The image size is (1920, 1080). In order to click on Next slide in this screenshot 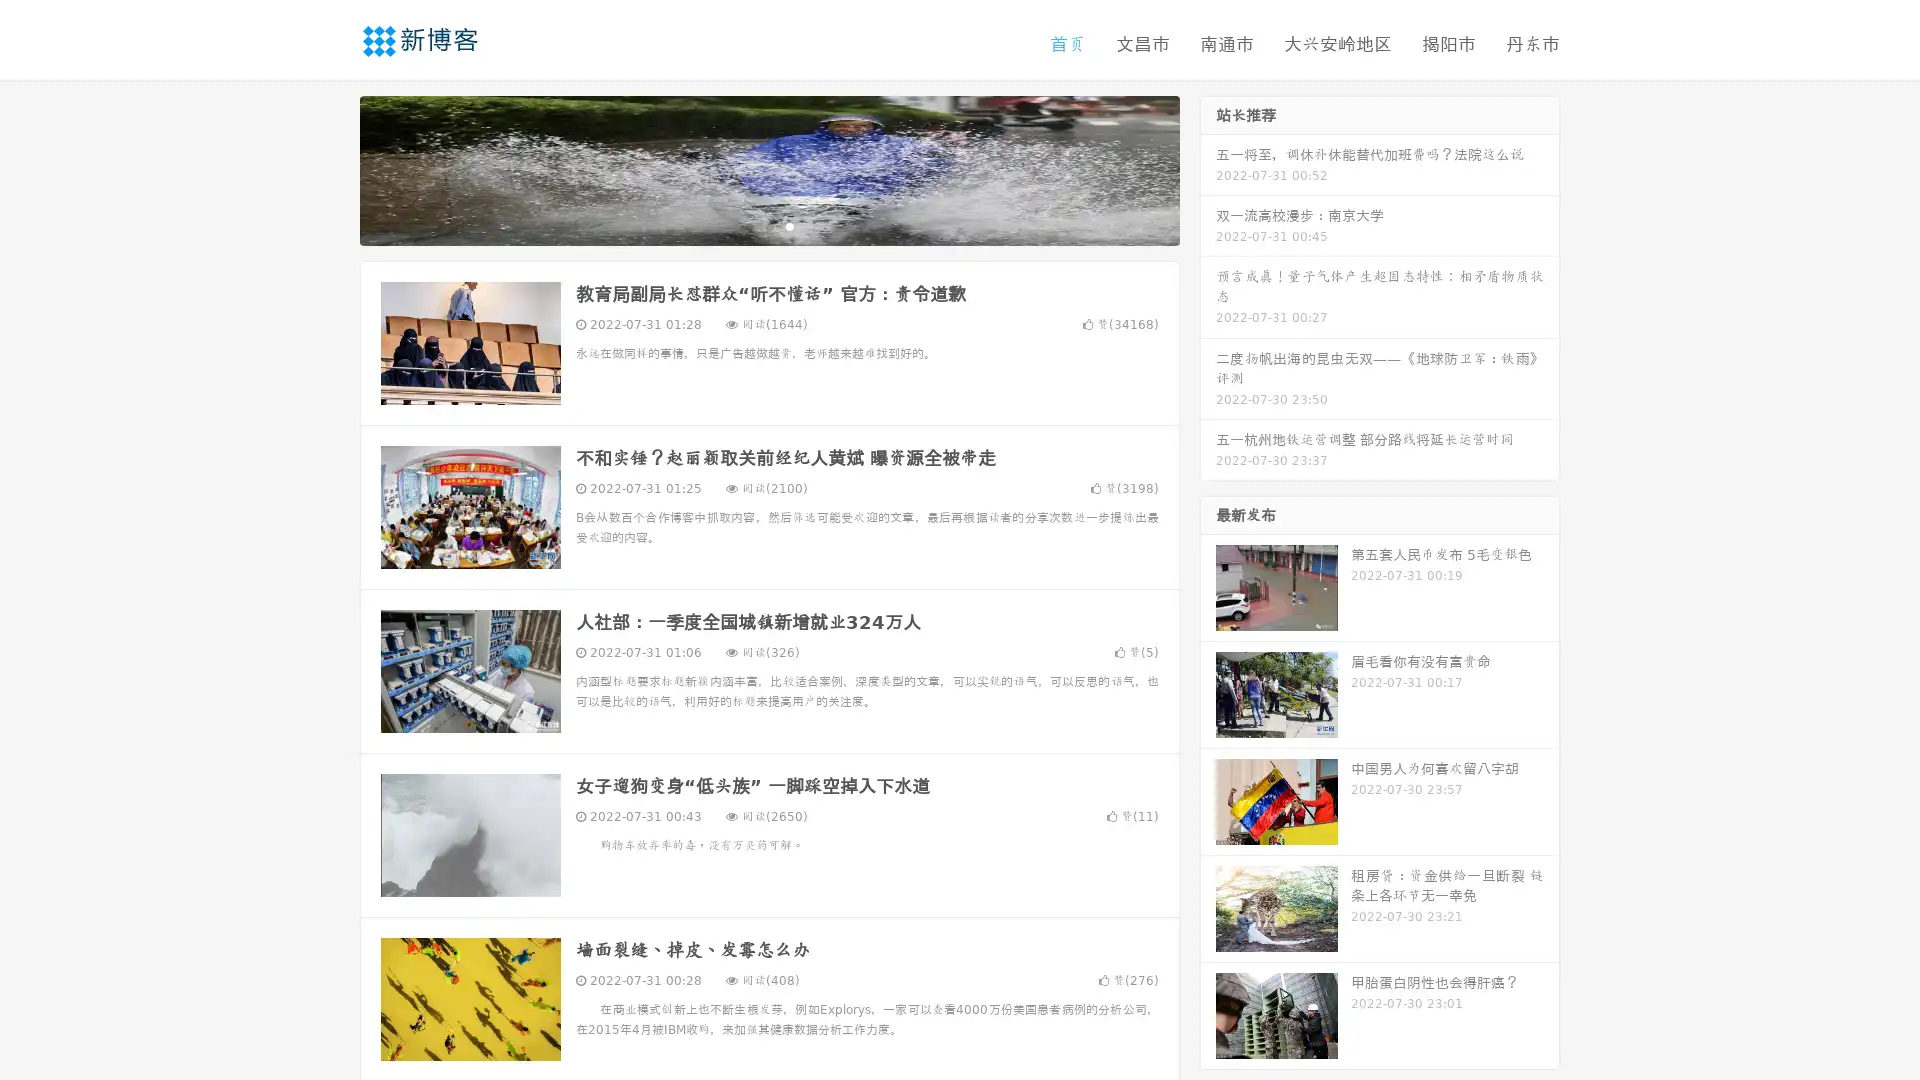, I will do `click(1208, 168)`.